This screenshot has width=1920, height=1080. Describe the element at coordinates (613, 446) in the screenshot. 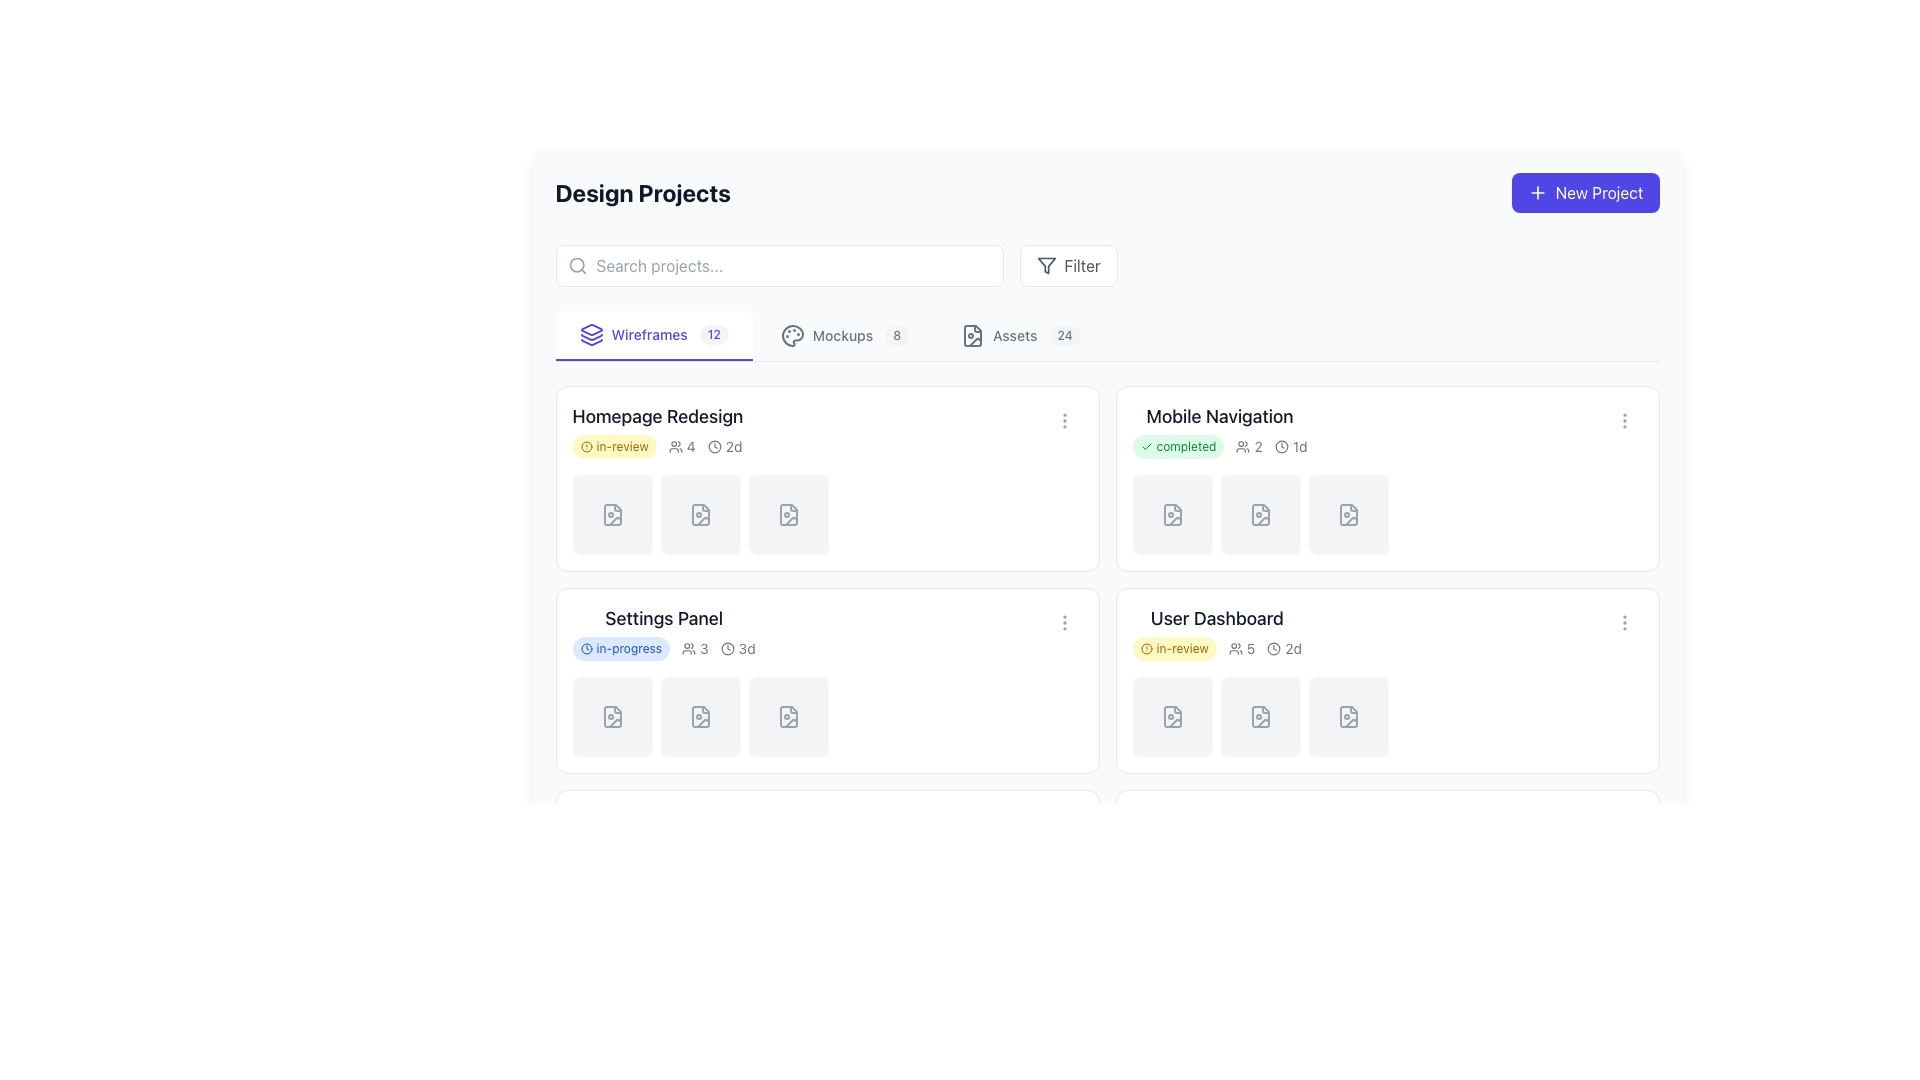

I see `status text of the small rectangular badge with rounded corners that has a light yellow background and displays 'in-review' in yellow text, located in the header area above the 'Homepage Redesign' project card` at that location.